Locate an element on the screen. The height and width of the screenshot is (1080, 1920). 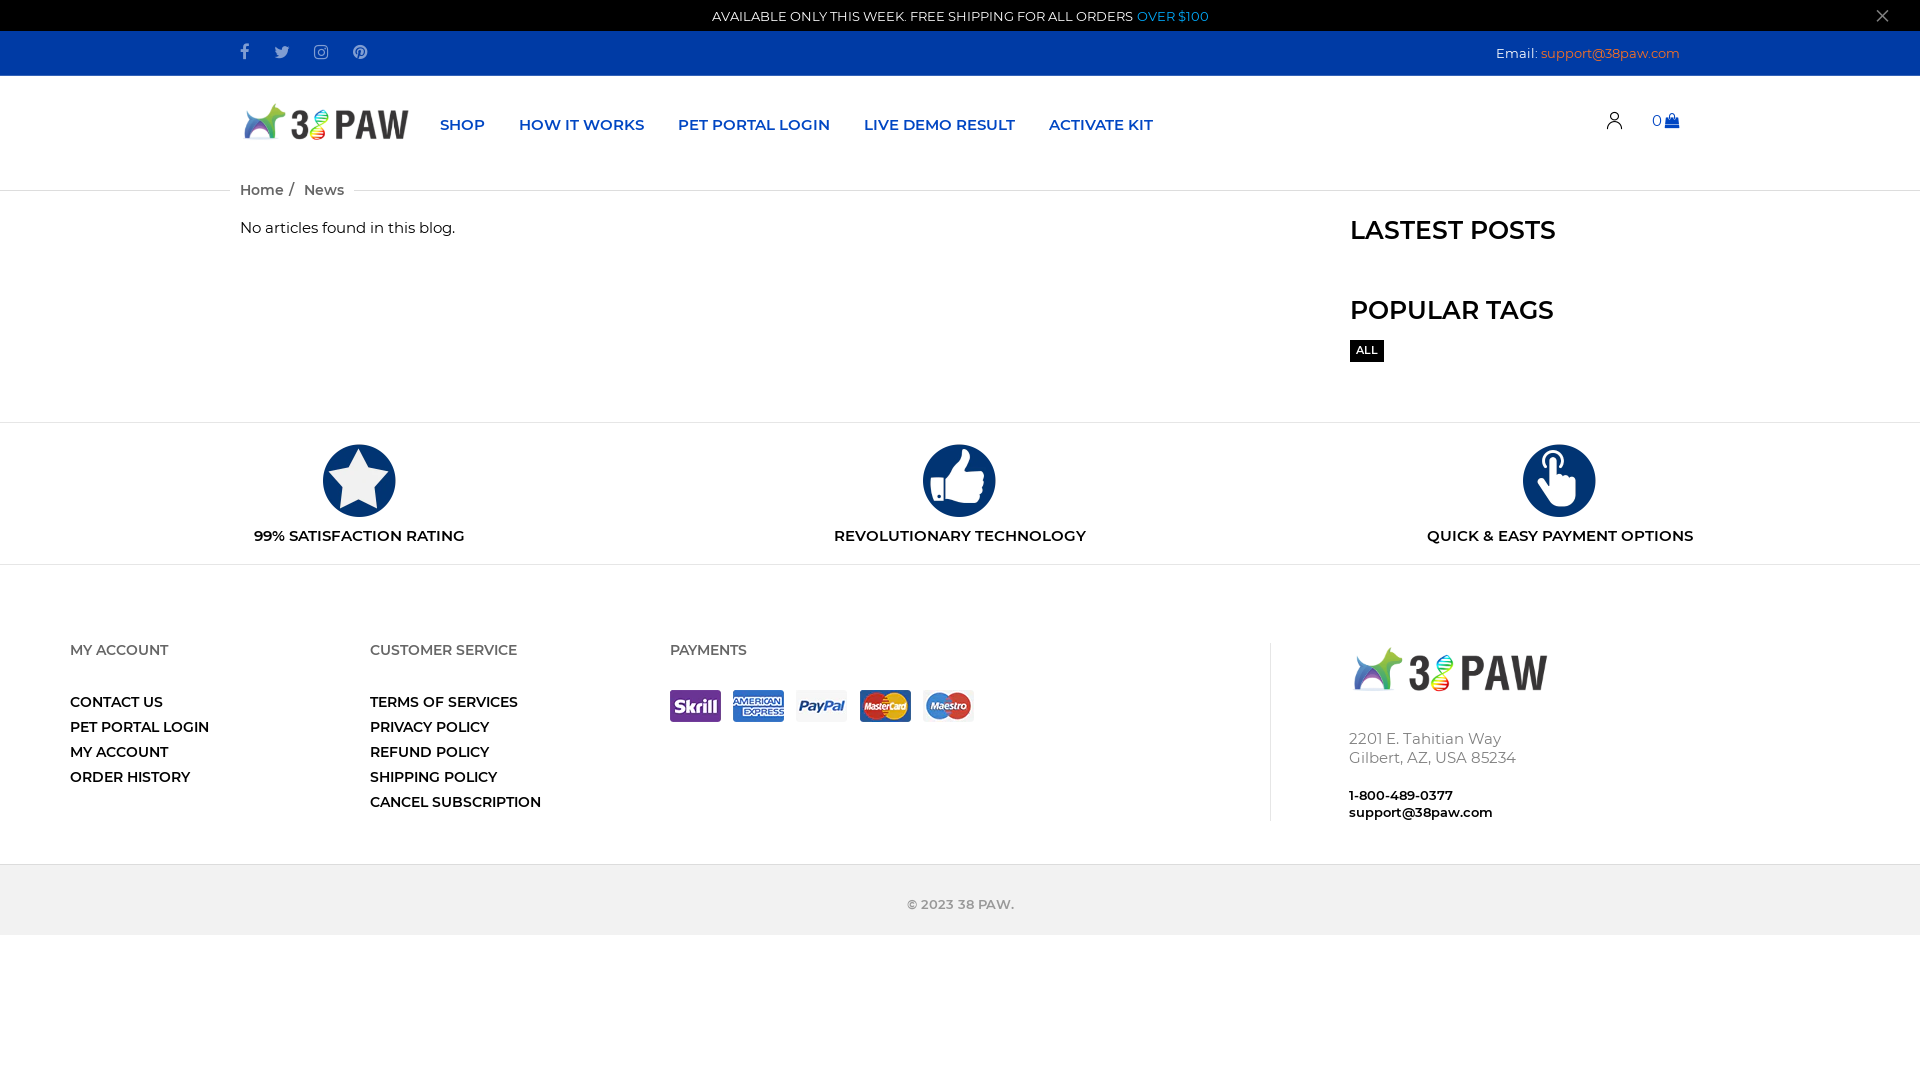
'support@38paw.com' is located at coordinates (1610, 50).